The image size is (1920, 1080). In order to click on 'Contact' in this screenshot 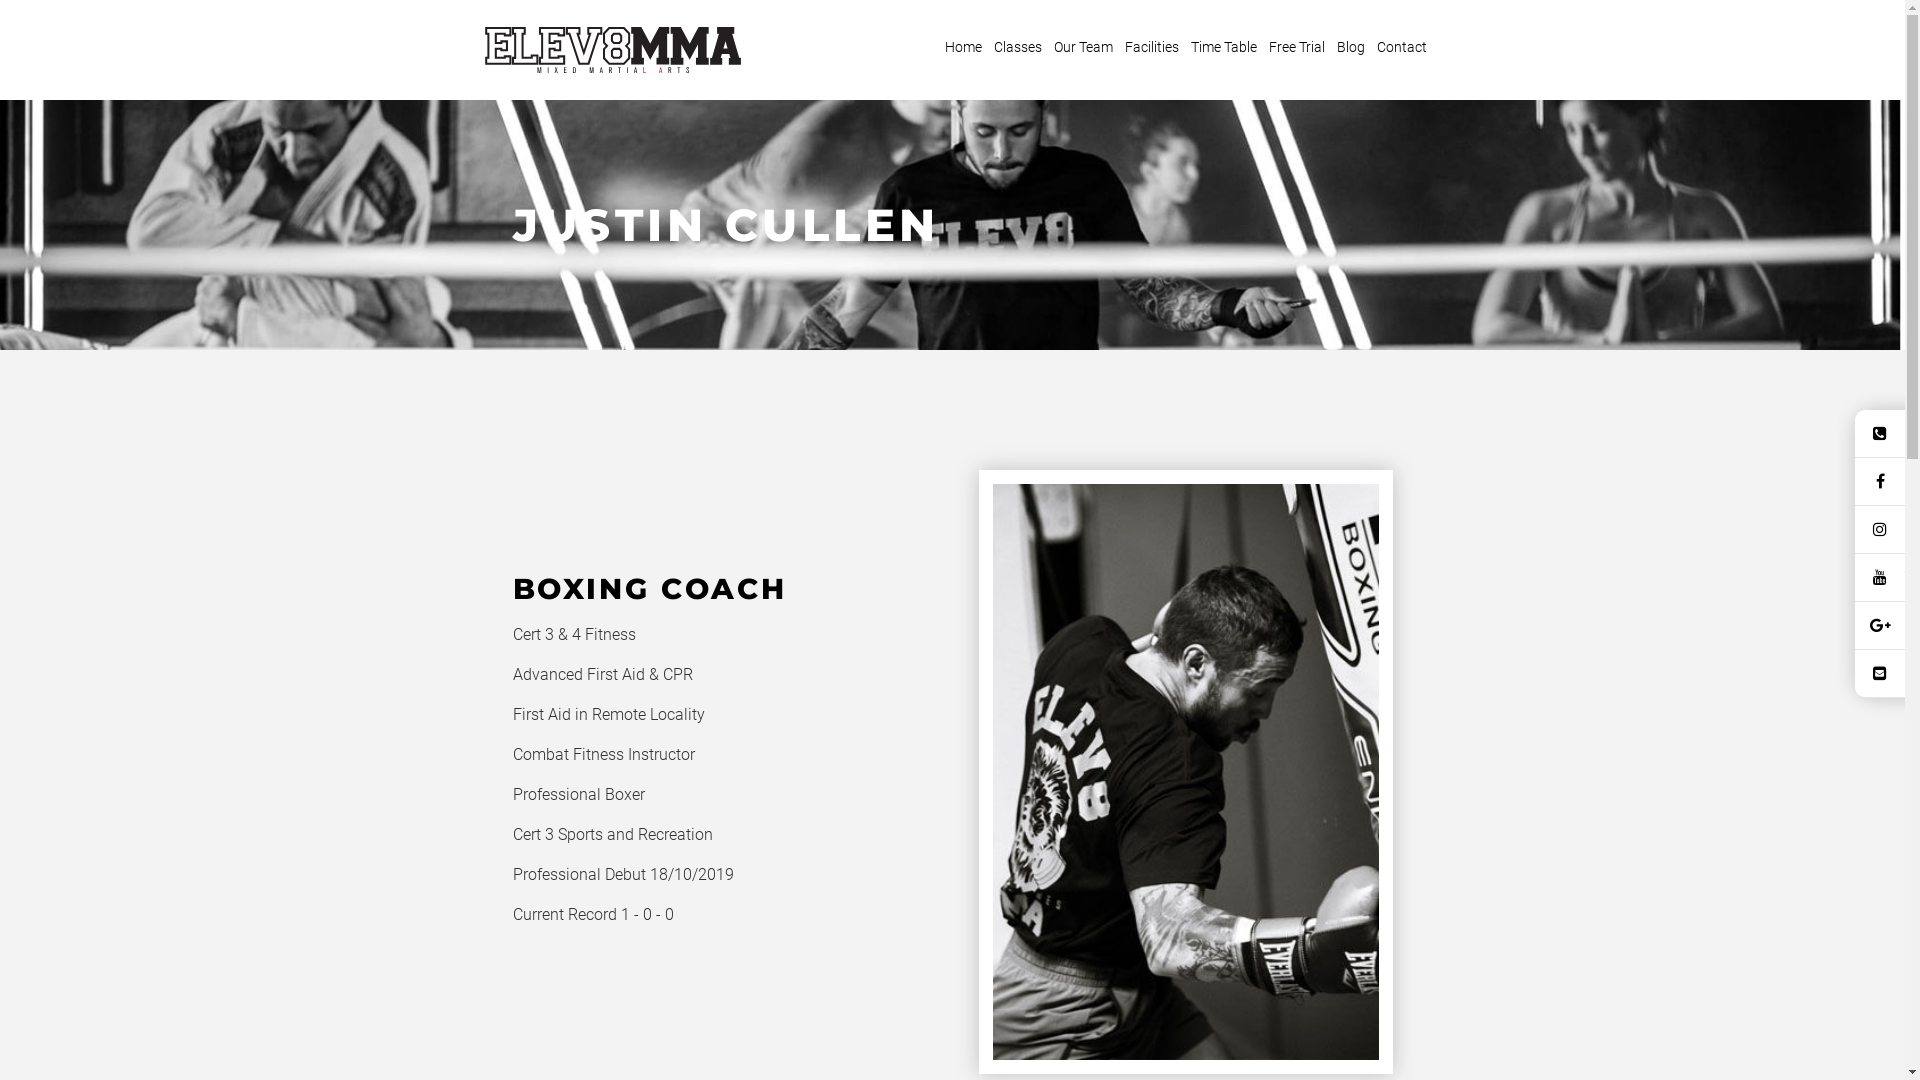, I will do `click(1371, 46)`.